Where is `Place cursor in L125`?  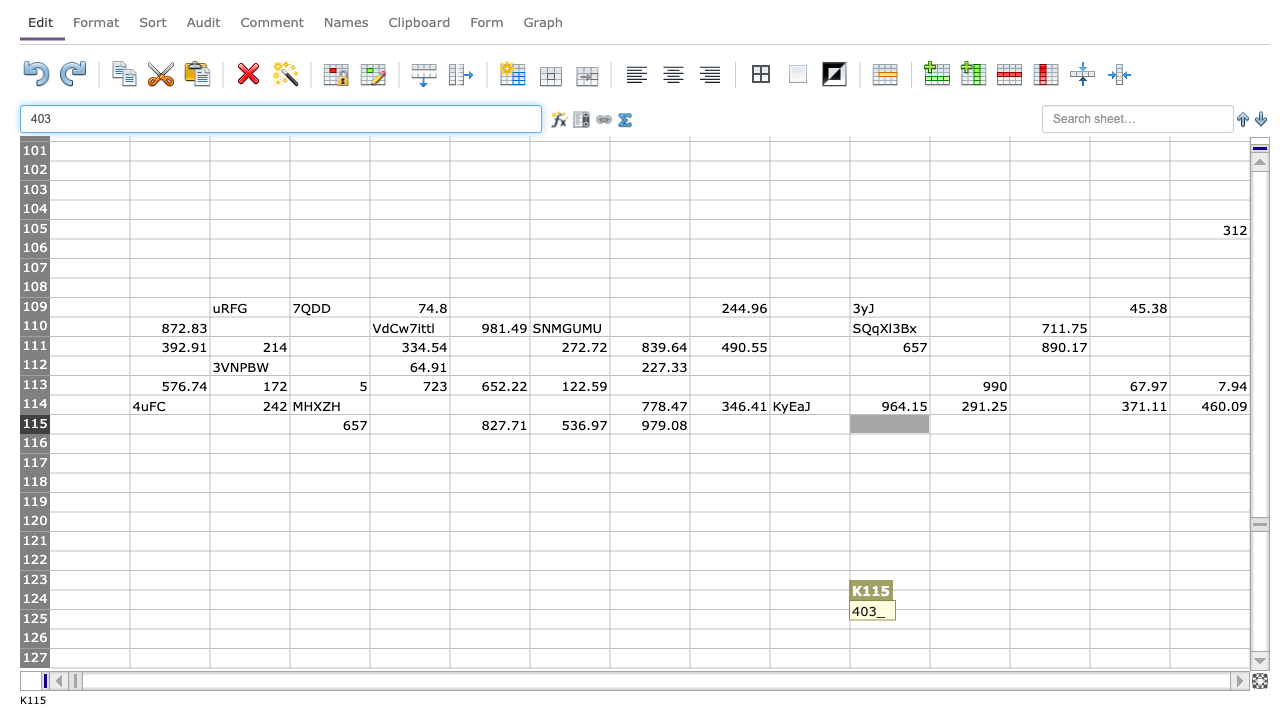
Place cursor in L125 is located at coordinates (969, 618).